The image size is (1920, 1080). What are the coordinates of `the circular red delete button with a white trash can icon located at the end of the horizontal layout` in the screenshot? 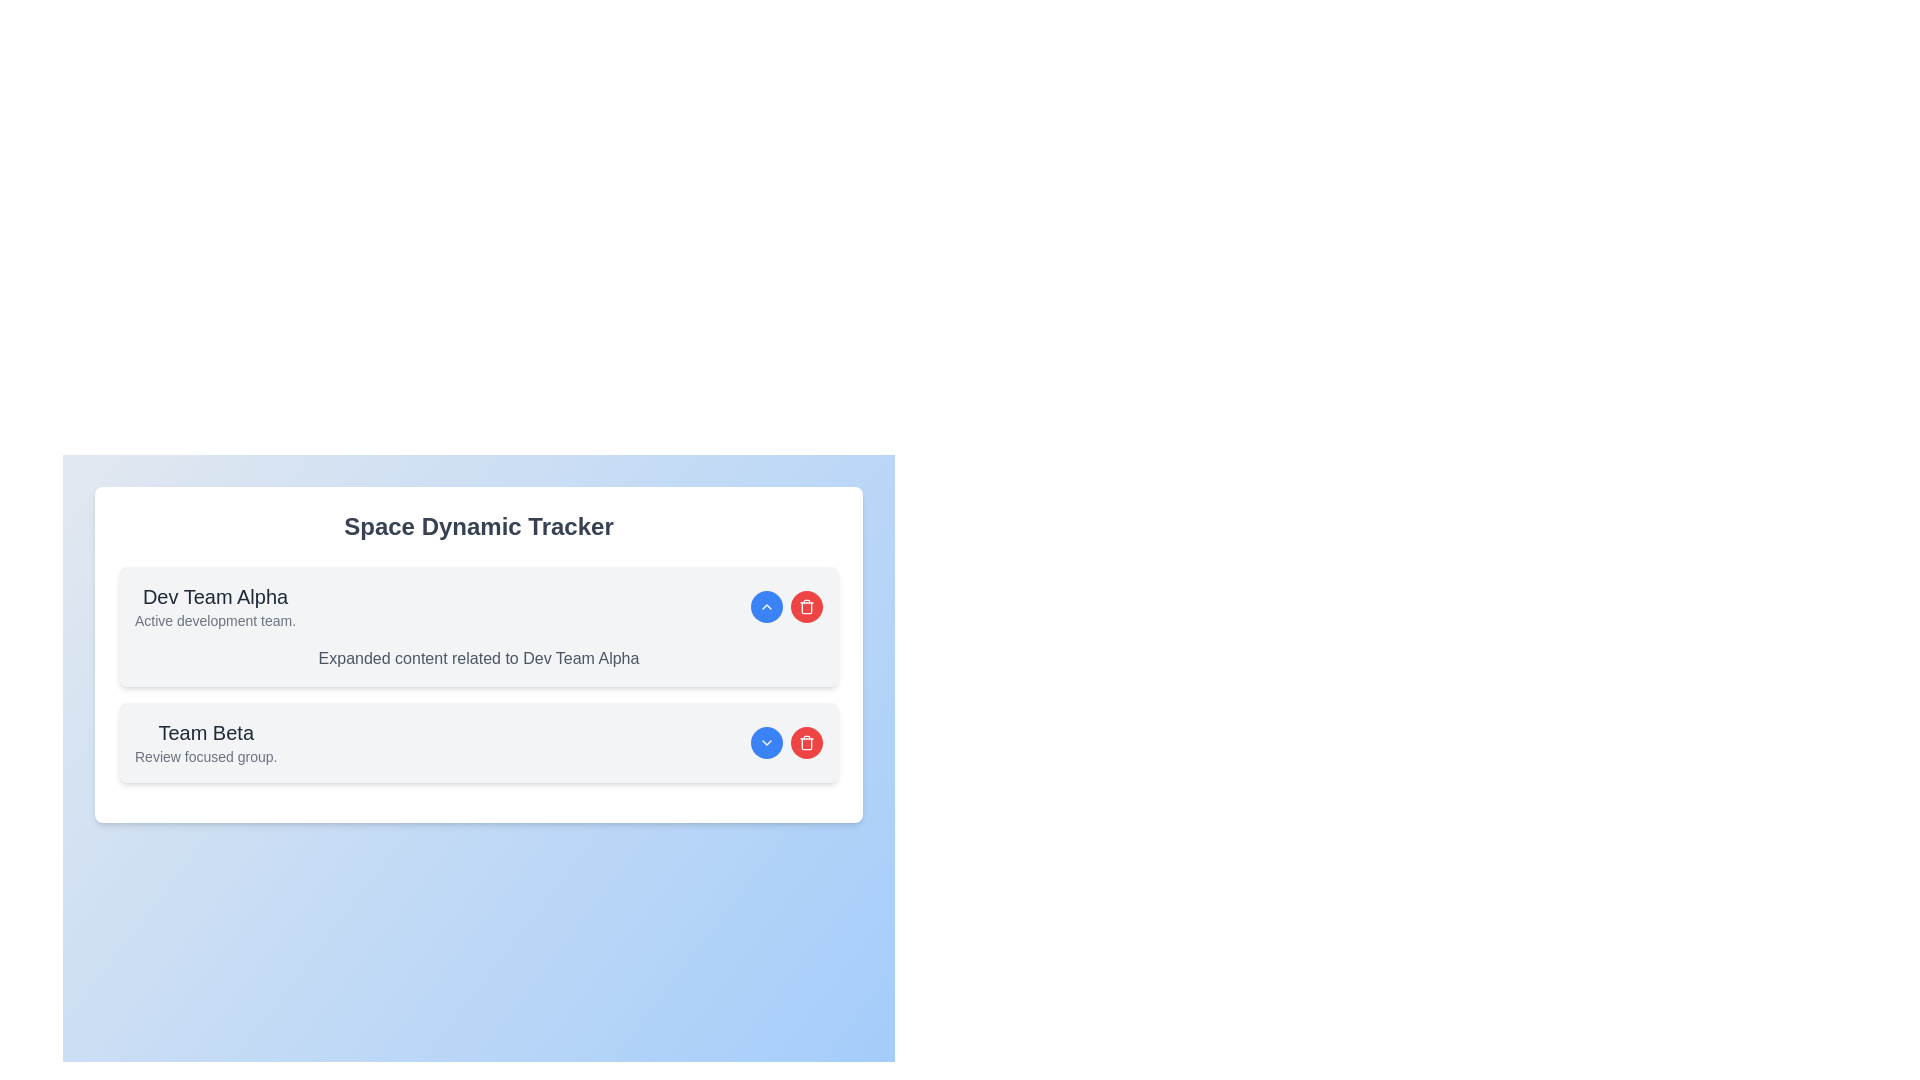 It's located at (806, 743).